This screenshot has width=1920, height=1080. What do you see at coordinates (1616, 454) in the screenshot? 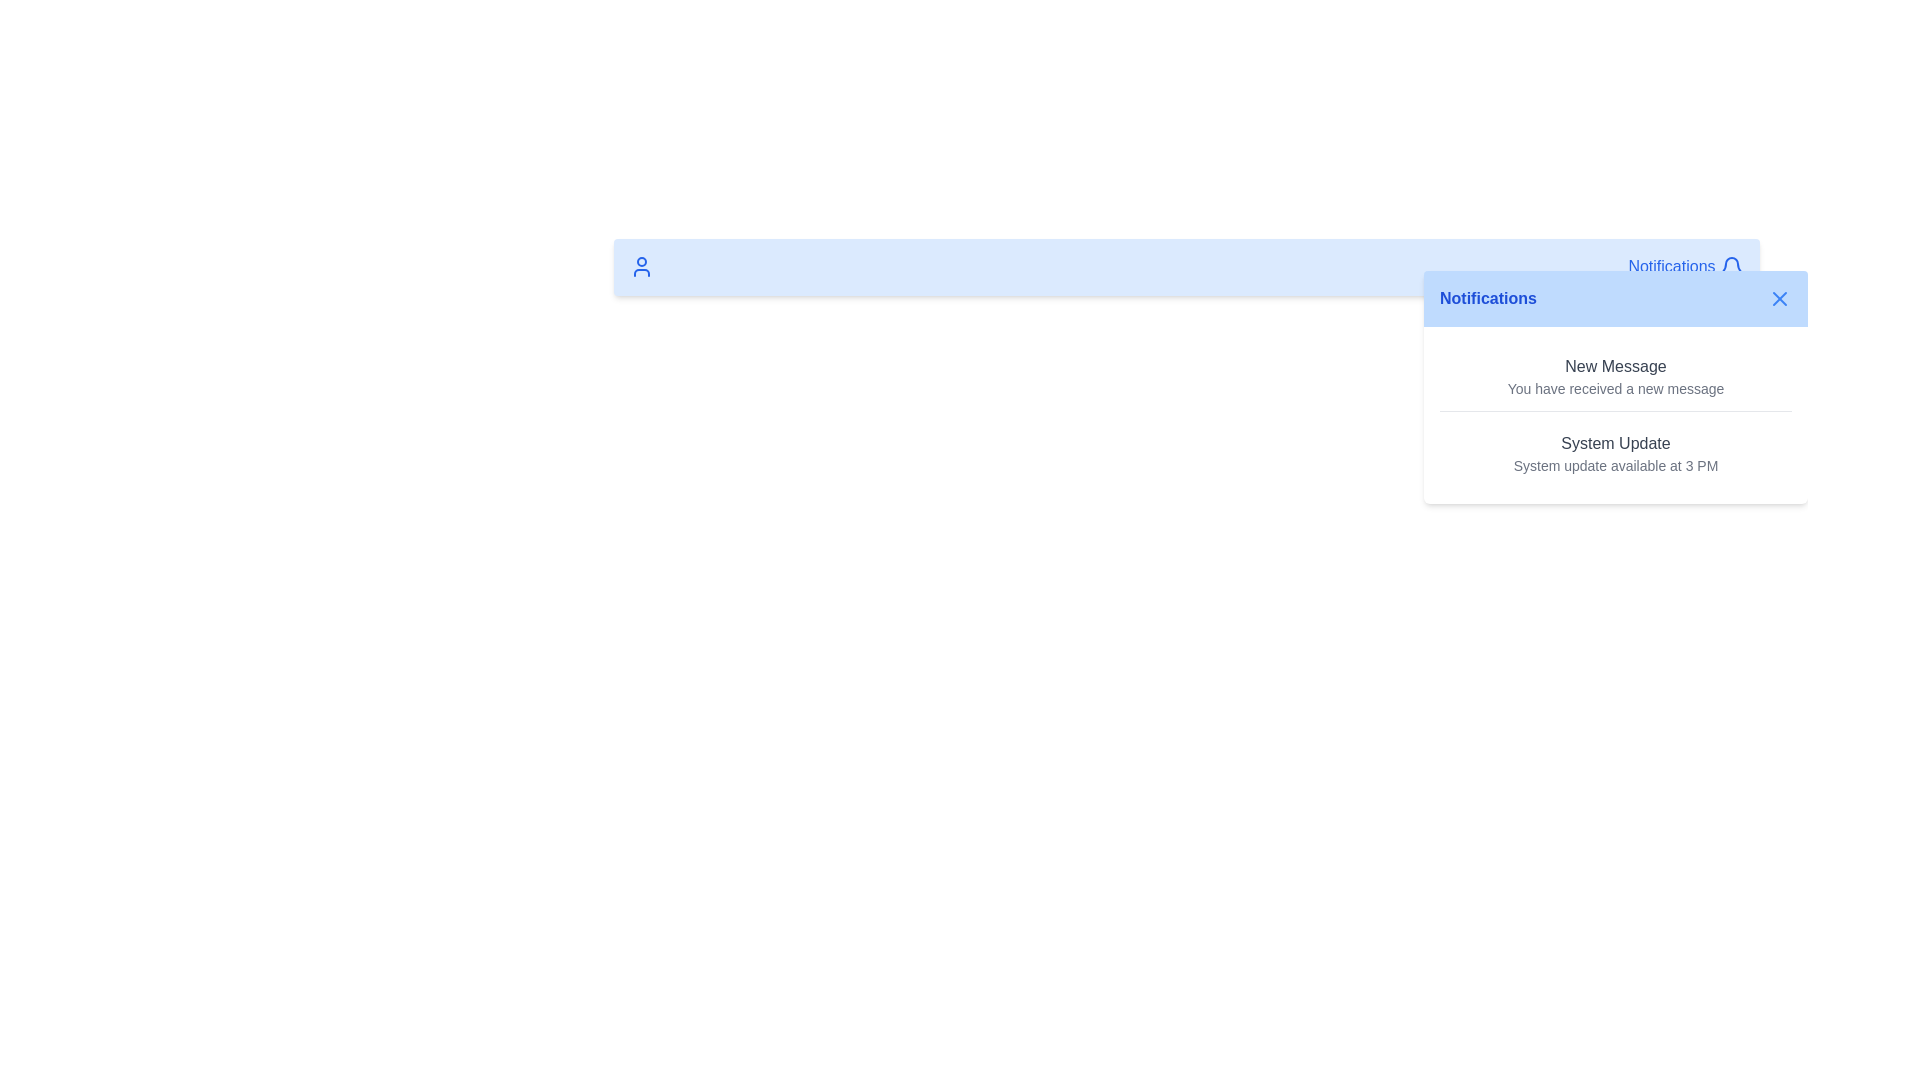
I see `the second notification item in the notification dropdown menu that informs about a system update scheduled for 3 PM` at bounding box center [1616, 454].